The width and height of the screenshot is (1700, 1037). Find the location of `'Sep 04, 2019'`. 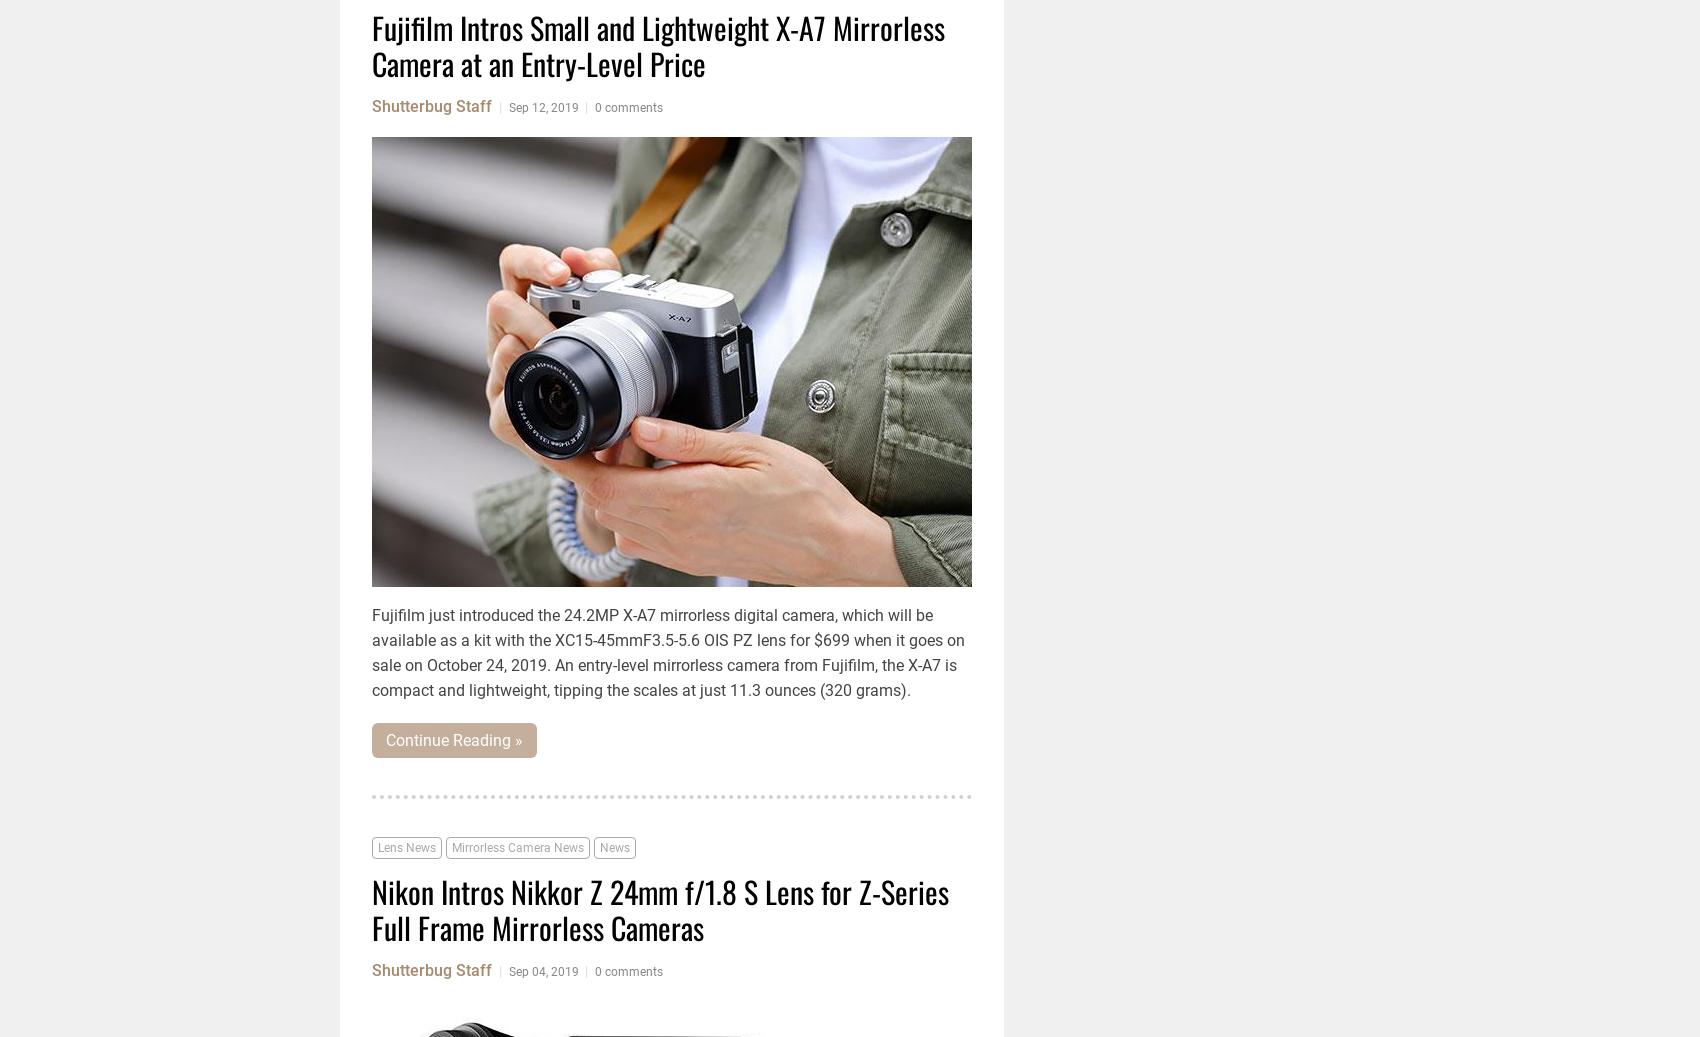

'Sep 04, 2019' is located at coordinates (543, 971).